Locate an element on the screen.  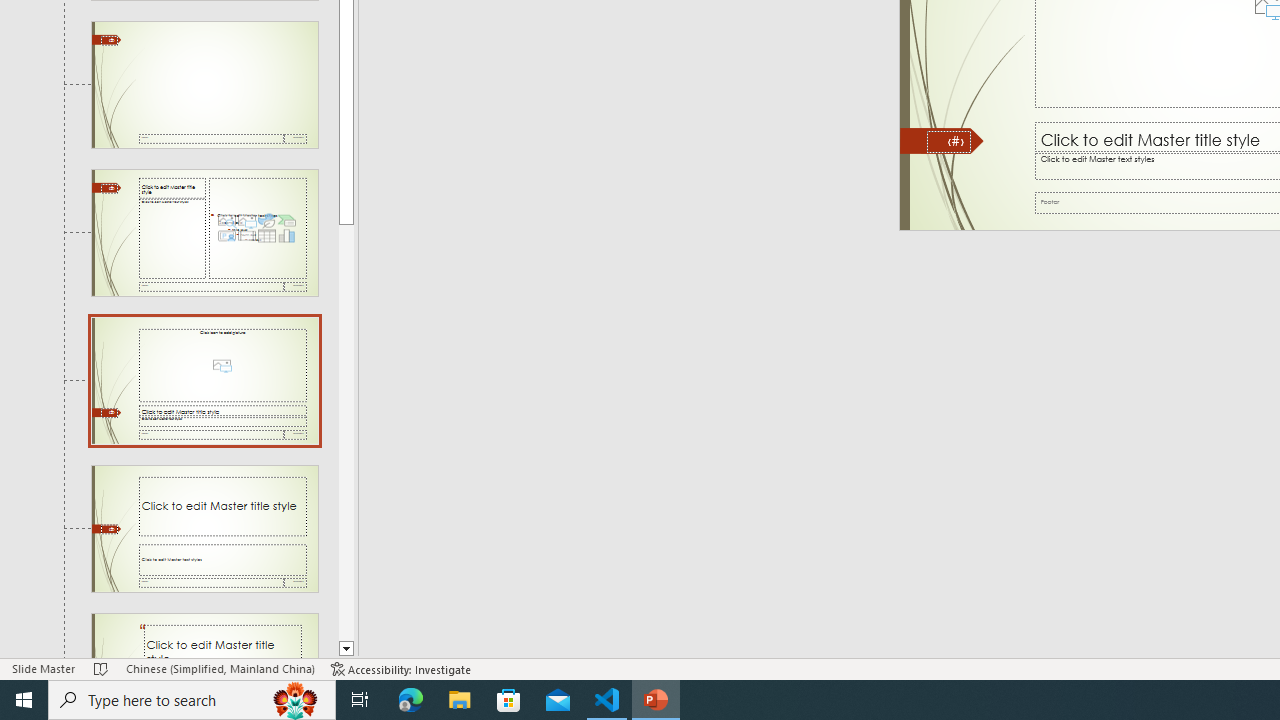
'Slide Number' is located at coordinates (948, 140).